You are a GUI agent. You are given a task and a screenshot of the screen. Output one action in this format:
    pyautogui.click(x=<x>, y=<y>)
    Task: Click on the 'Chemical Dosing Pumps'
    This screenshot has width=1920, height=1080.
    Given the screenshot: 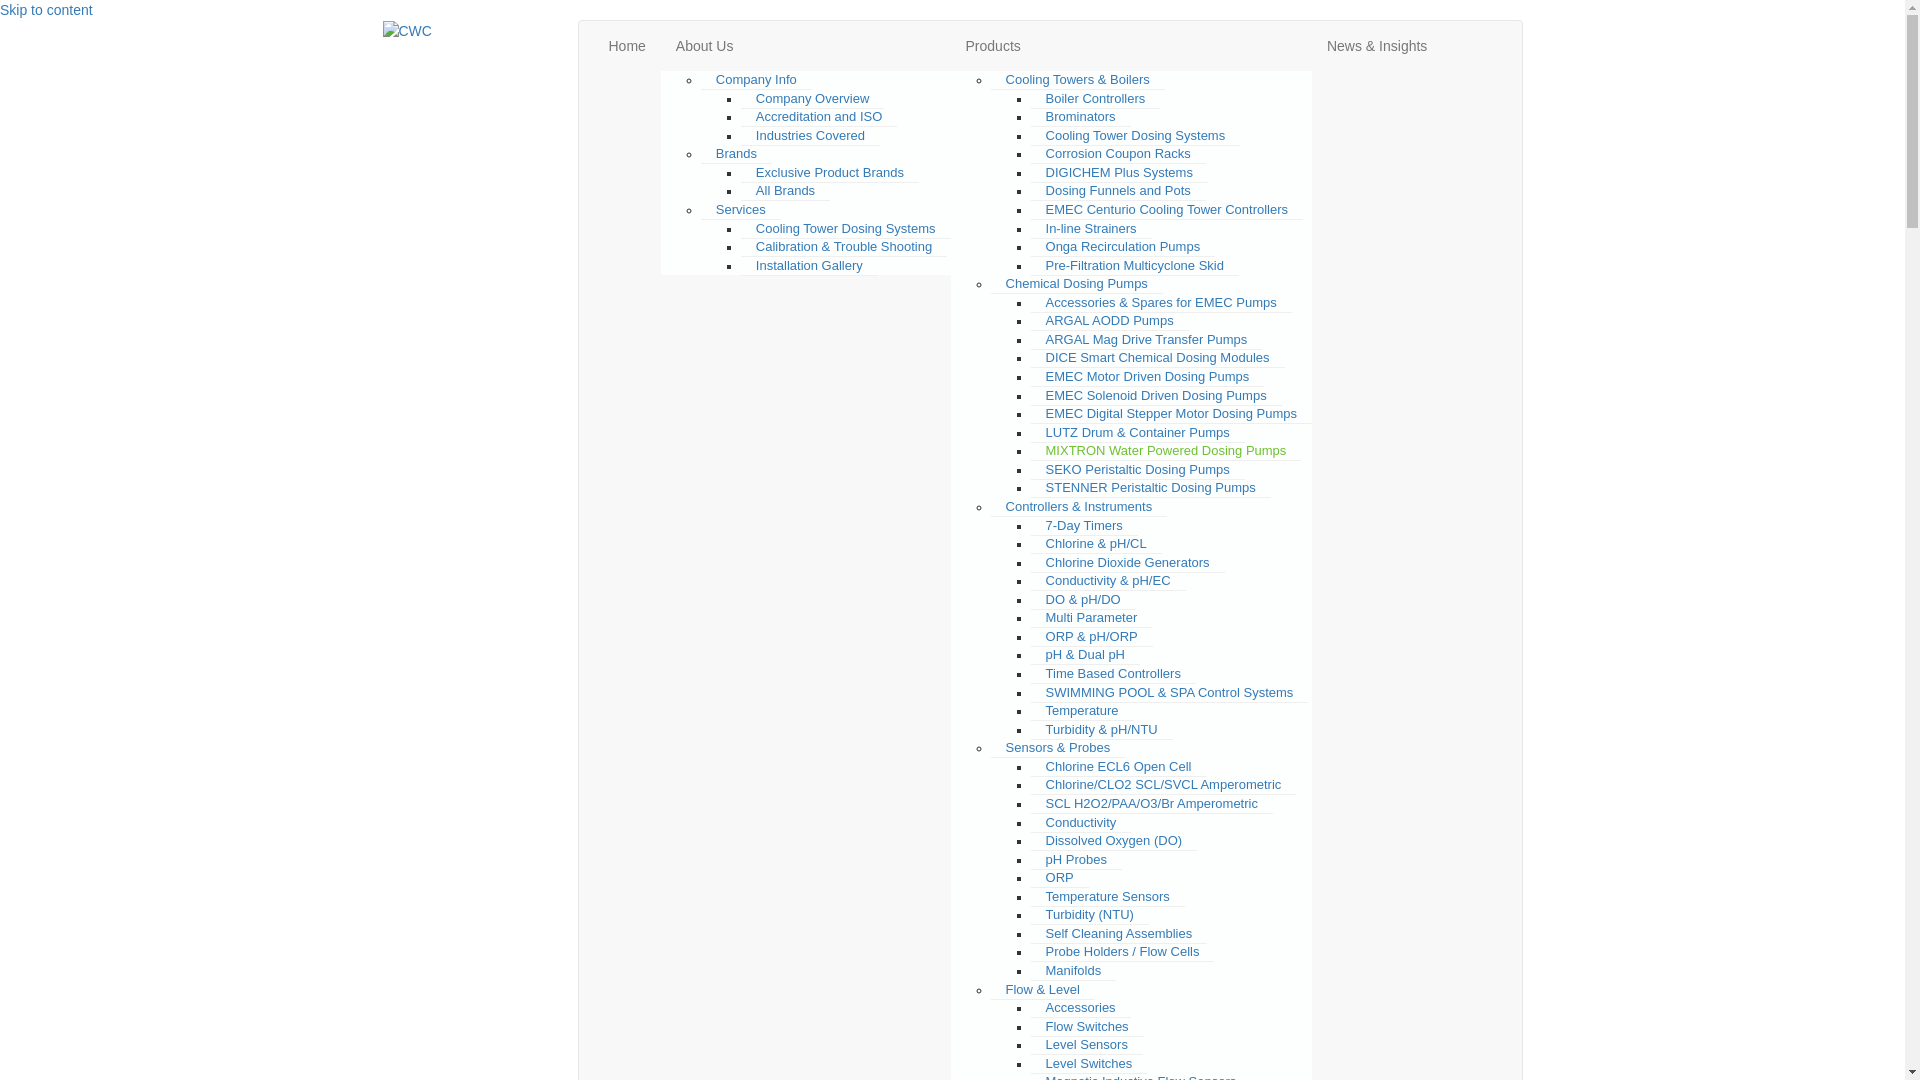 What is the action you would take?
    pyautogui.click(x=1075, y=284)
    